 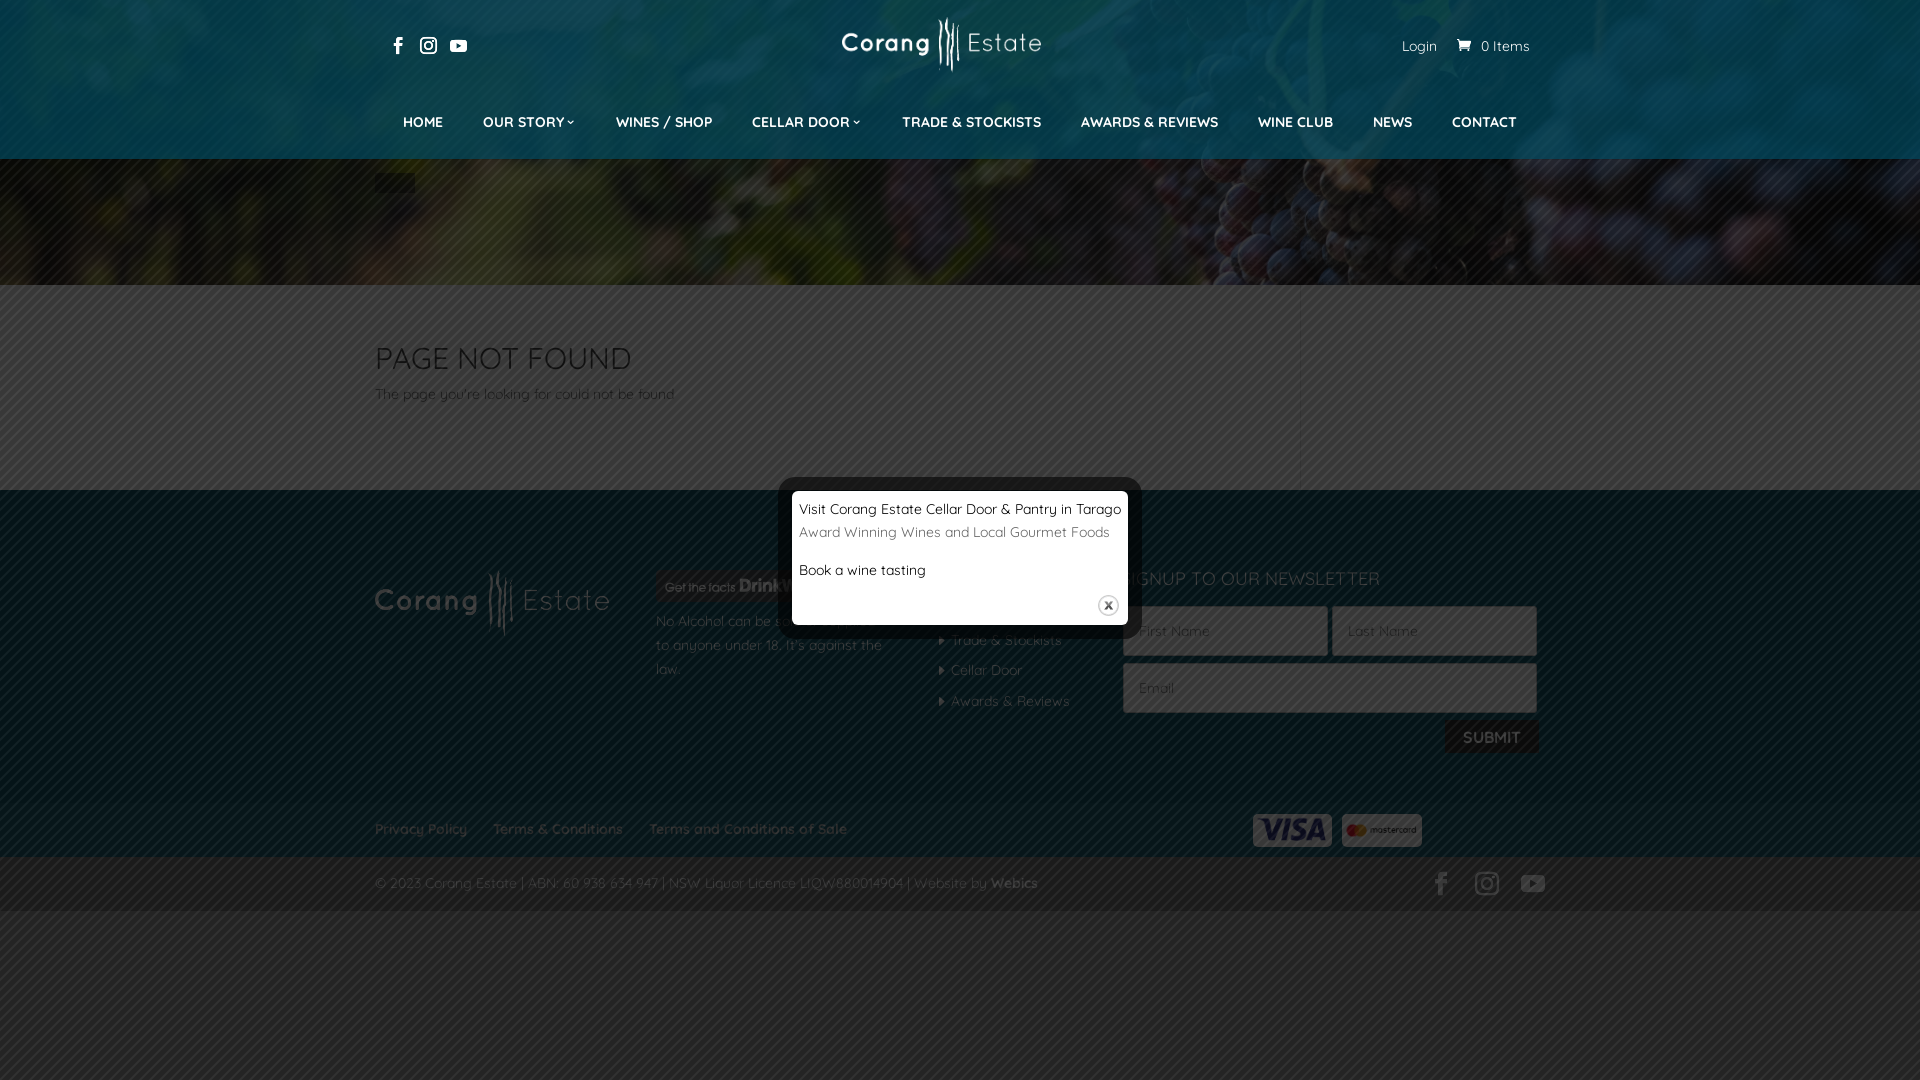 What do you see at coordinates (797, 570) in the screenshot?
I see `'Book a wine tasting'` at bounding box center [797, 570].